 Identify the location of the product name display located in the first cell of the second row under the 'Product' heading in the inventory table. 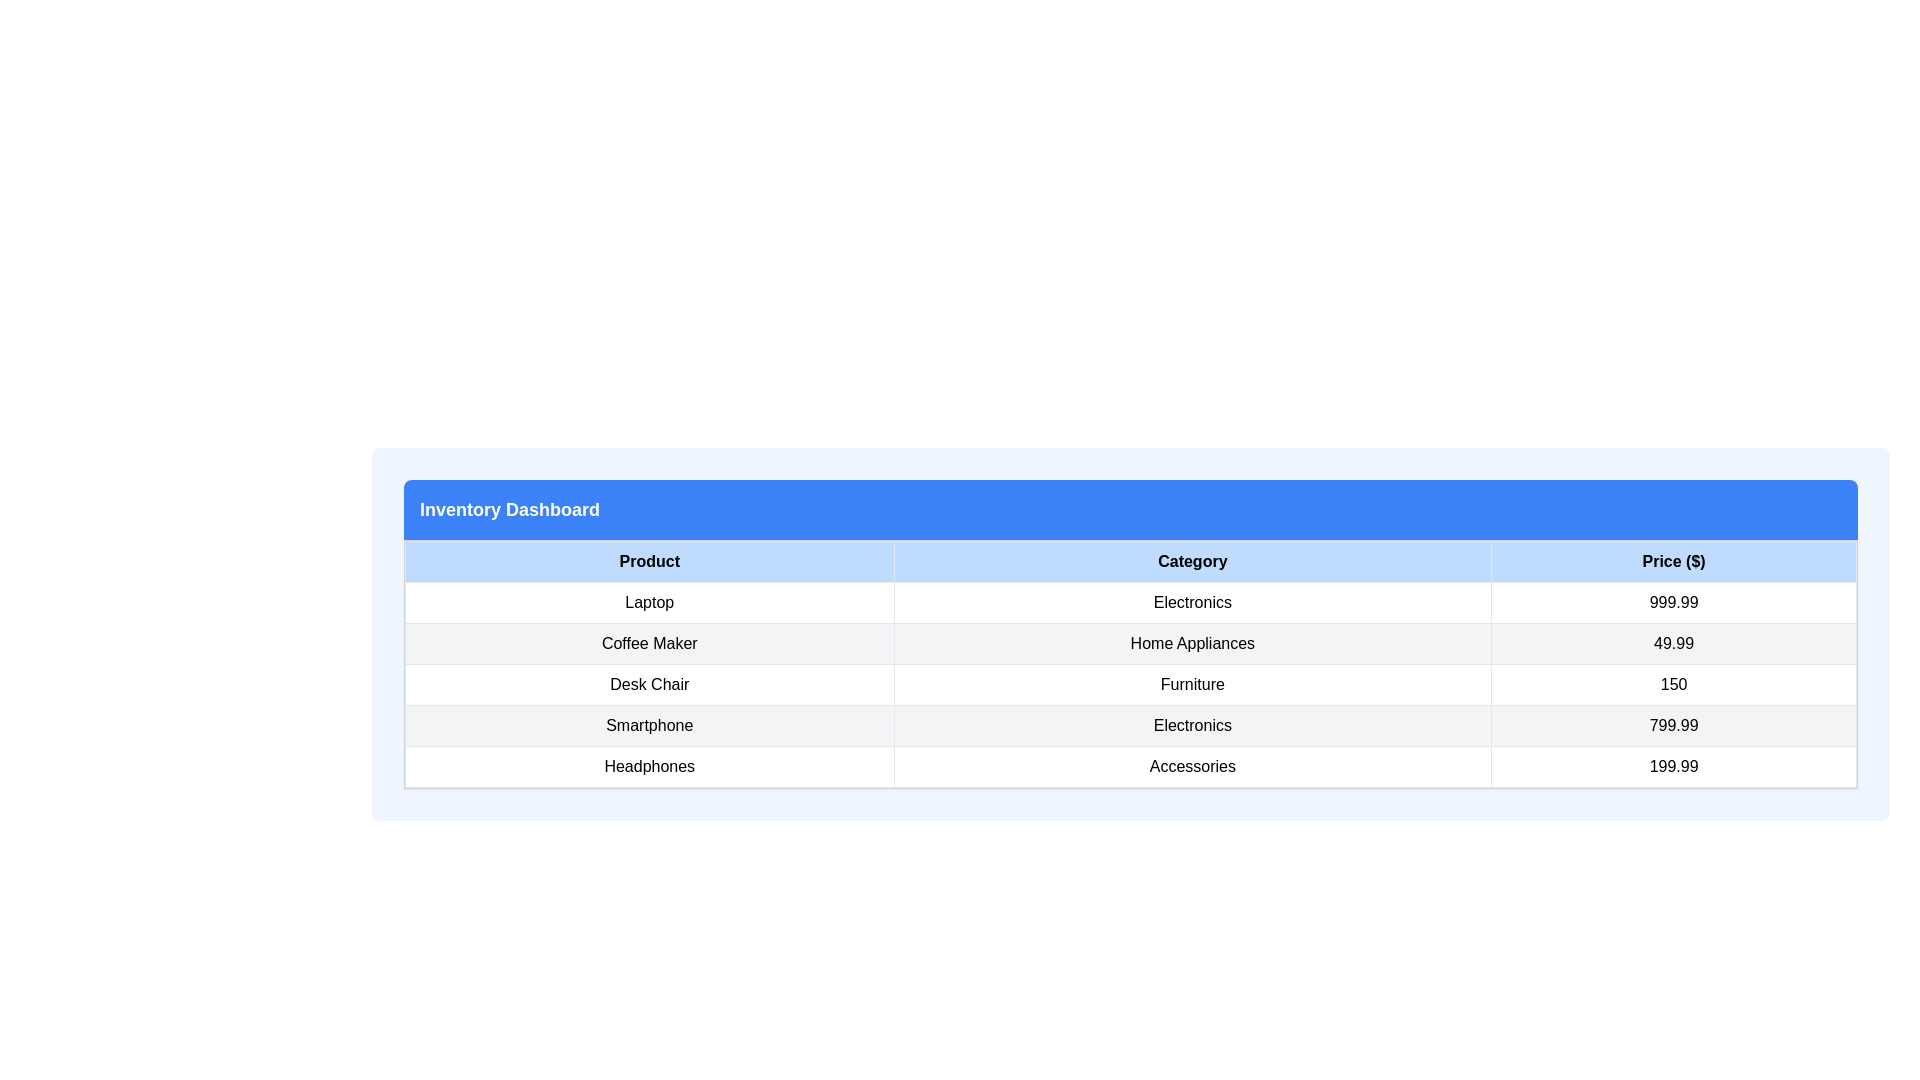
(649, 644).